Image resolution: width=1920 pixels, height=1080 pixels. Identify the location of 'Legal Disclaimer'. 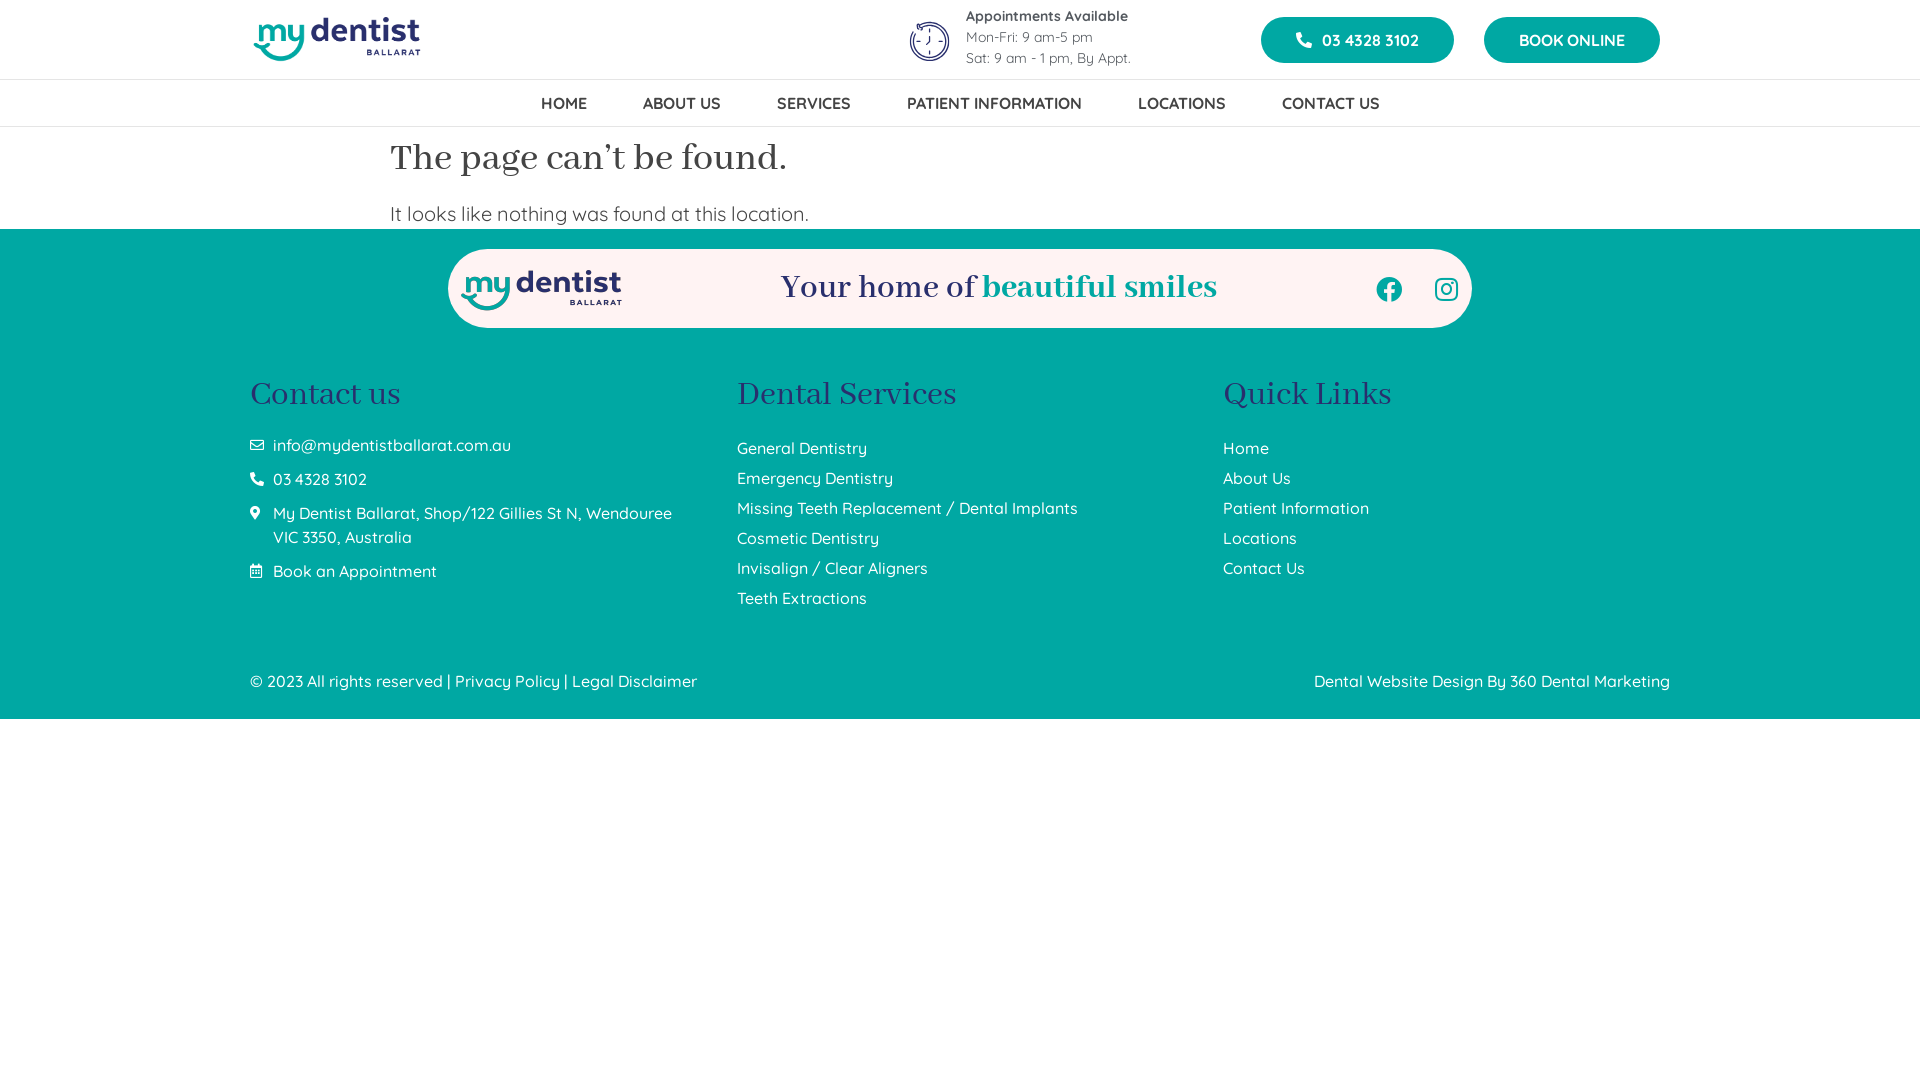
(633, 680).